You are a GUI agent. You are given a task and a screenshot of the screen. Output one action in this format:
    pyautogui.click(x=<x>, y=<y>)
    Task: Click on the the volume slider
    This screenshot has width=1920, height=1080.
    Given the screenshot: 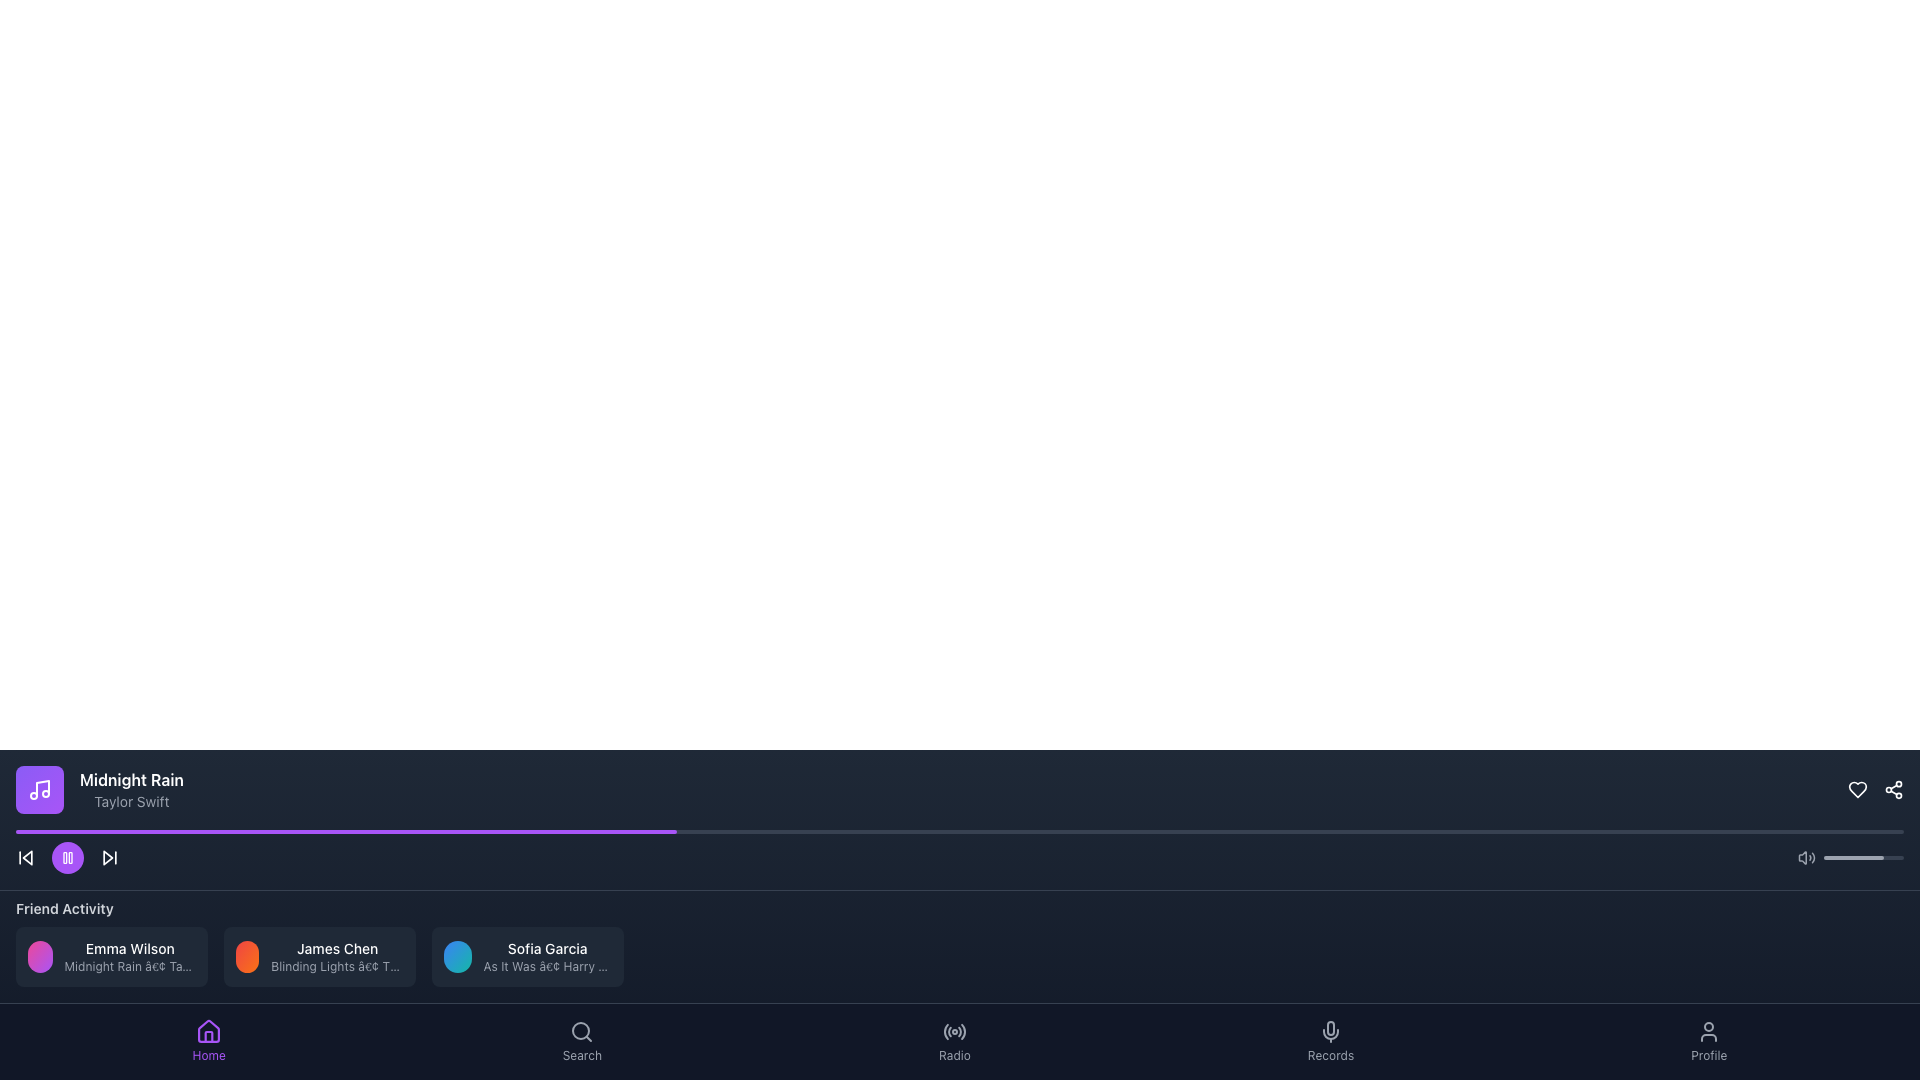 What is the action you would take?
    pyautogui.click(x=1838, y=856)
    